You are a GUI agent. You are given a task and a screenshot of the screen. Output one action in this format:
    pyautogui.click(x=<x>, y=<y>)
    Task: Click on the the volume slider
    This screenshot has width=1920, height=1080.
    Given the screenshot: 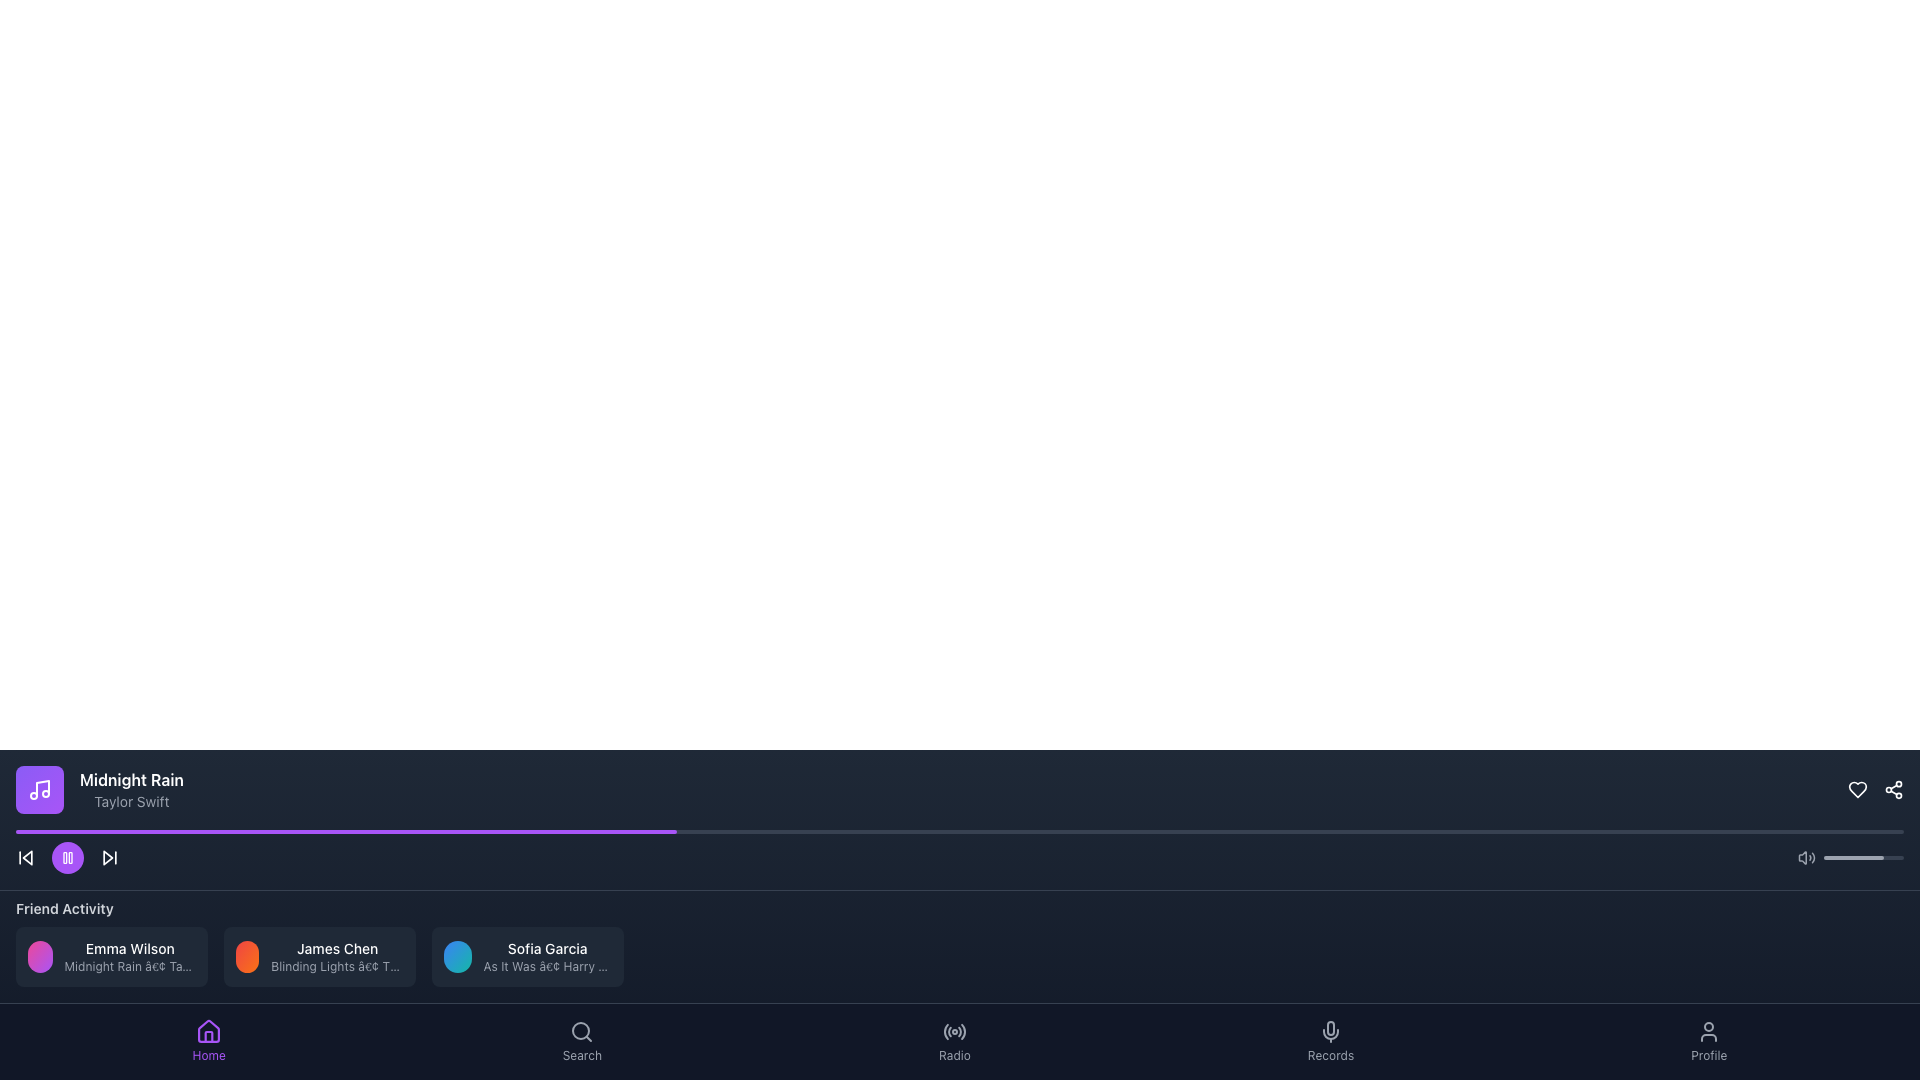 What is the action you would take?
    pyautogui.click(x=1838, y=856)
    